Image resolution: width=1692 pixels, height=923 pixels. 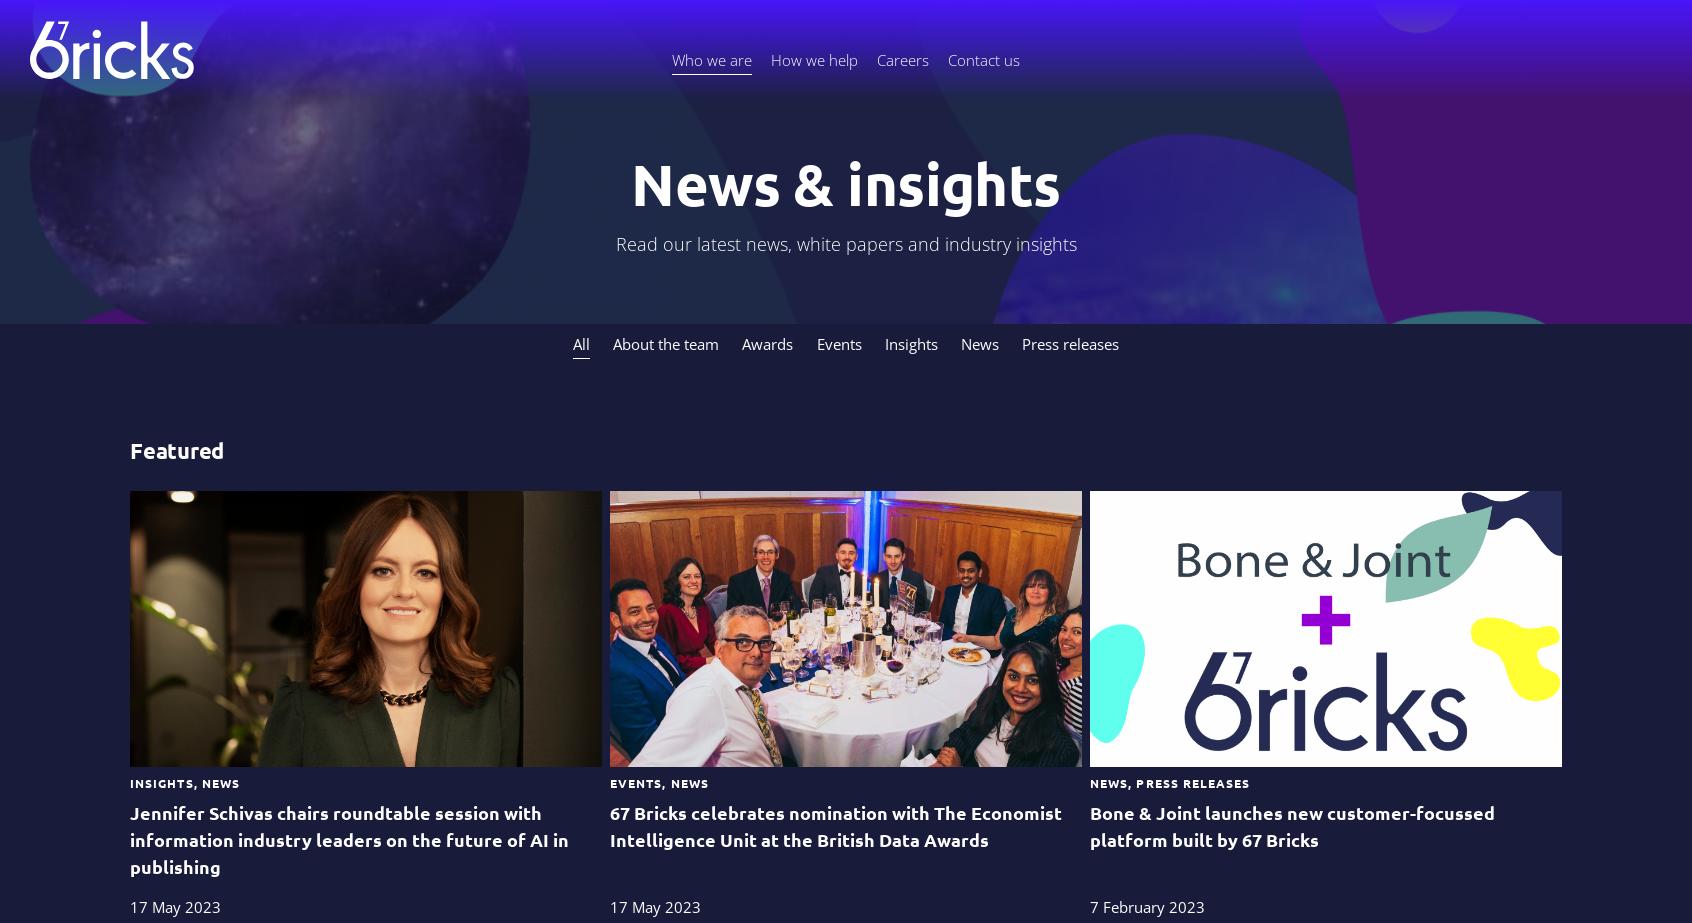 I want to click on 'Events, News', so click(x=658, y=781).